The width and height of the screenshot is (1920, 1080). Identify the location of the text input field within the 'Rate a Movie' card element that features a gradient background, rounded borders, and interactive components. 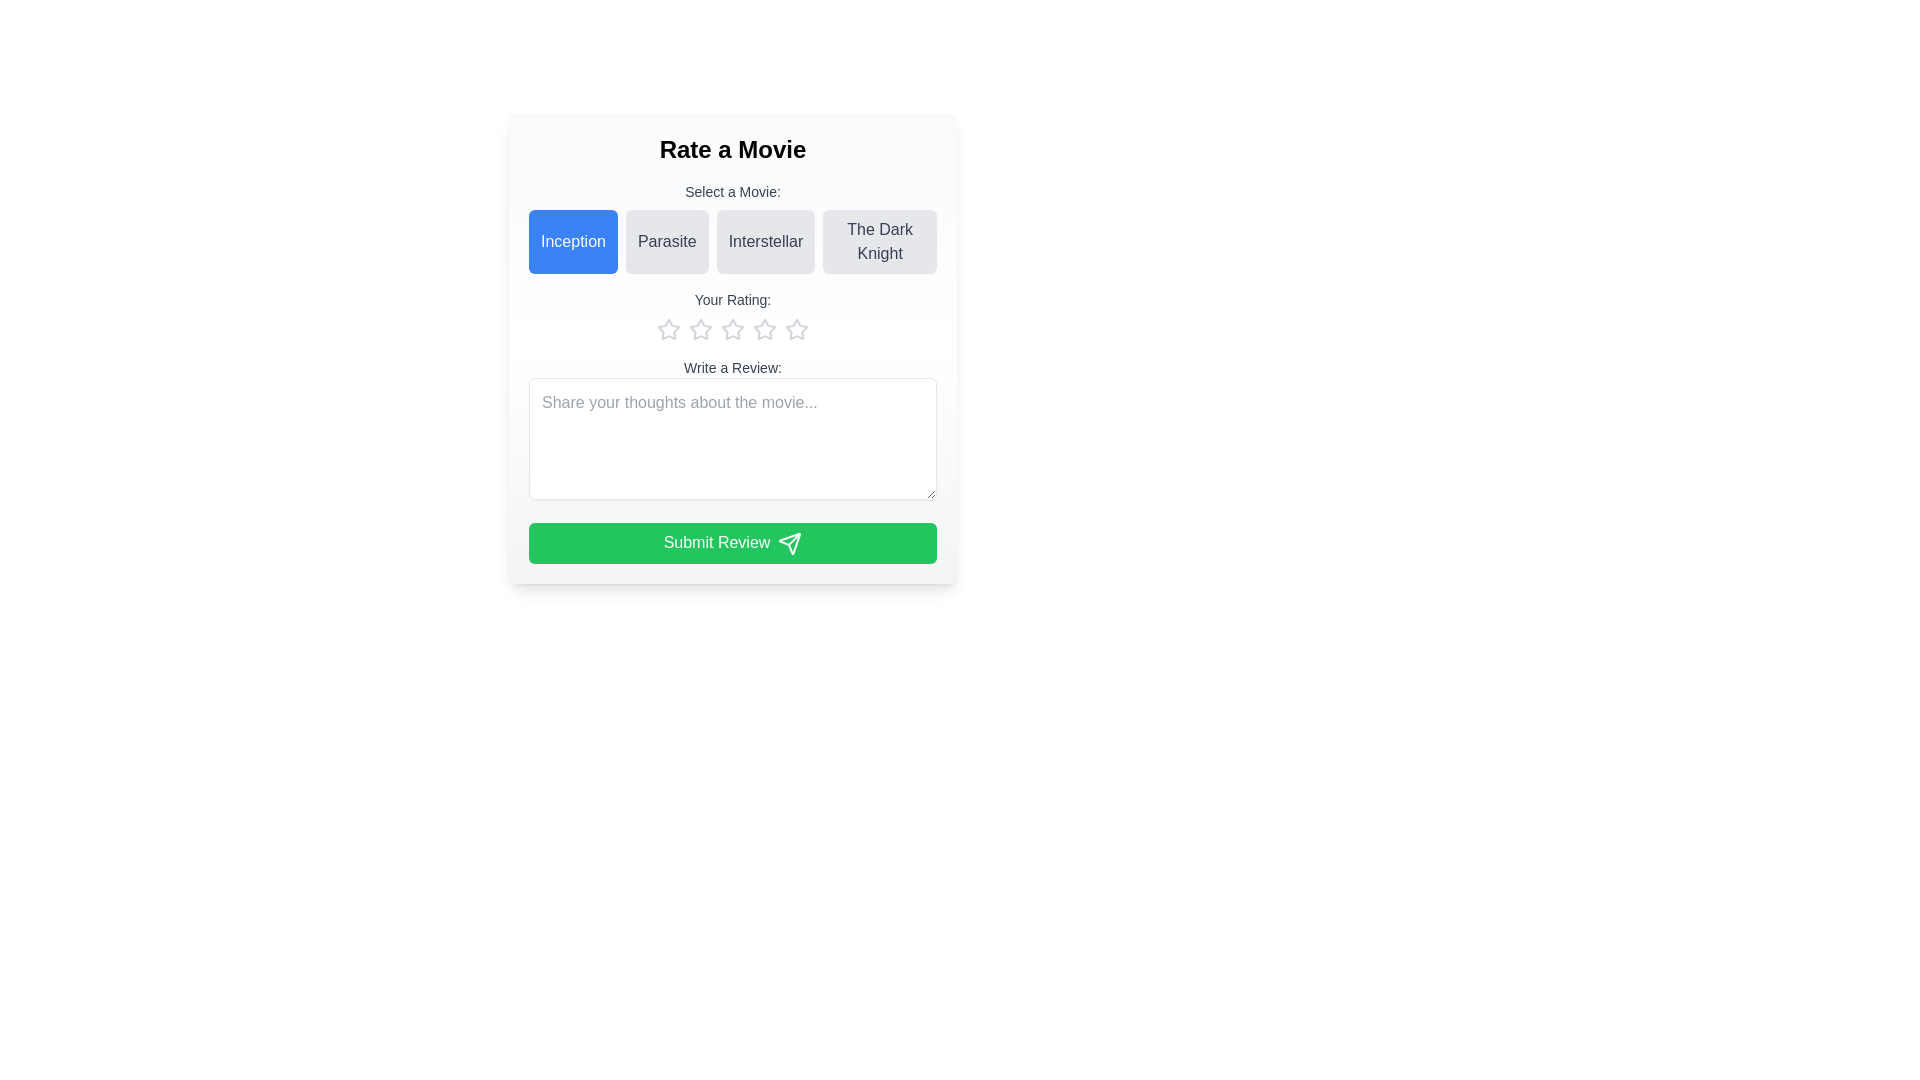
(732, 346).